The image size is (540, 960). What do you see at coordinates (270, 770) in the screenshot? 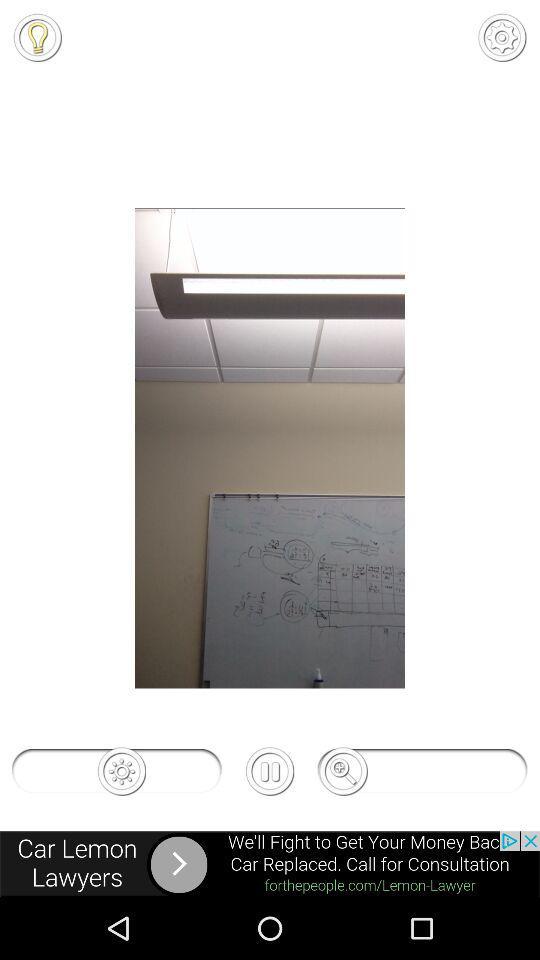
I see `pass botten` at bounding box center [270, 770].